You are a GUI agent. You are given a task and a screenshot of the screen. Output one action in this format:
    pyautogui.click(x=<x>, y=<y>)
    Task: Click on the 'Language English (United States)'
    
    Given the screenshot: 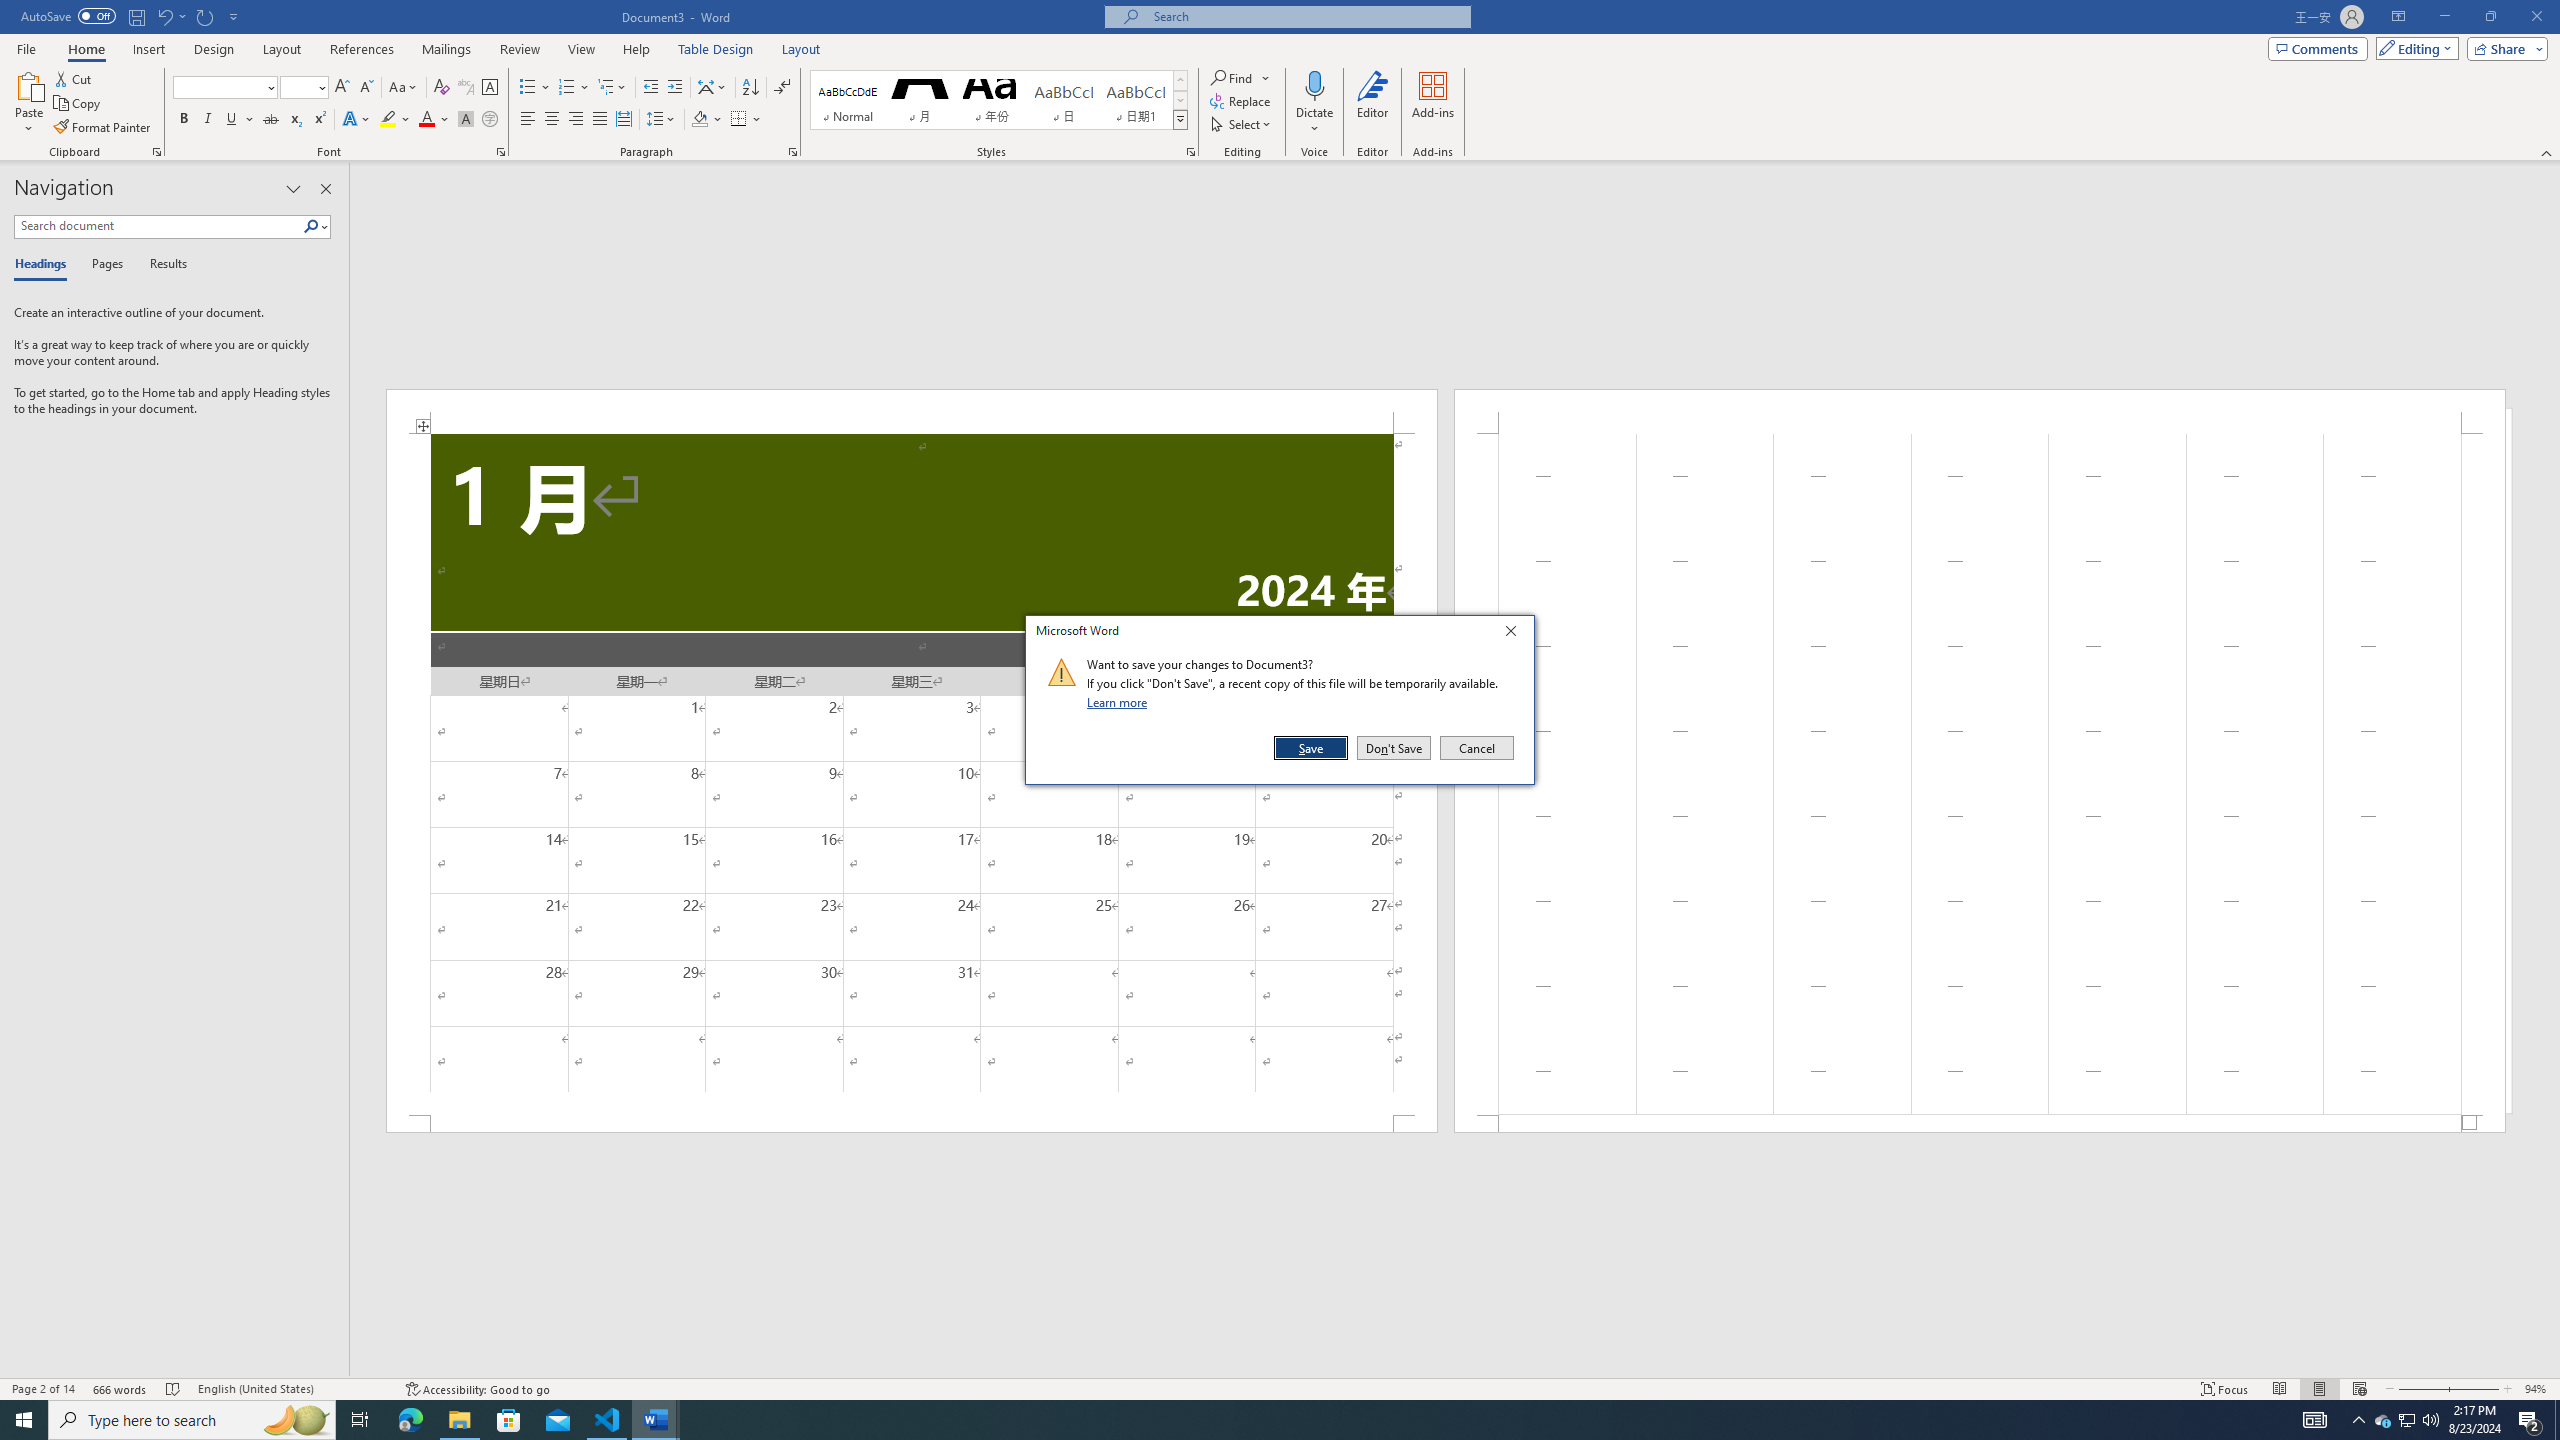 What is the action you would take?
    pyautogui.click(x=290, y=1389)
    